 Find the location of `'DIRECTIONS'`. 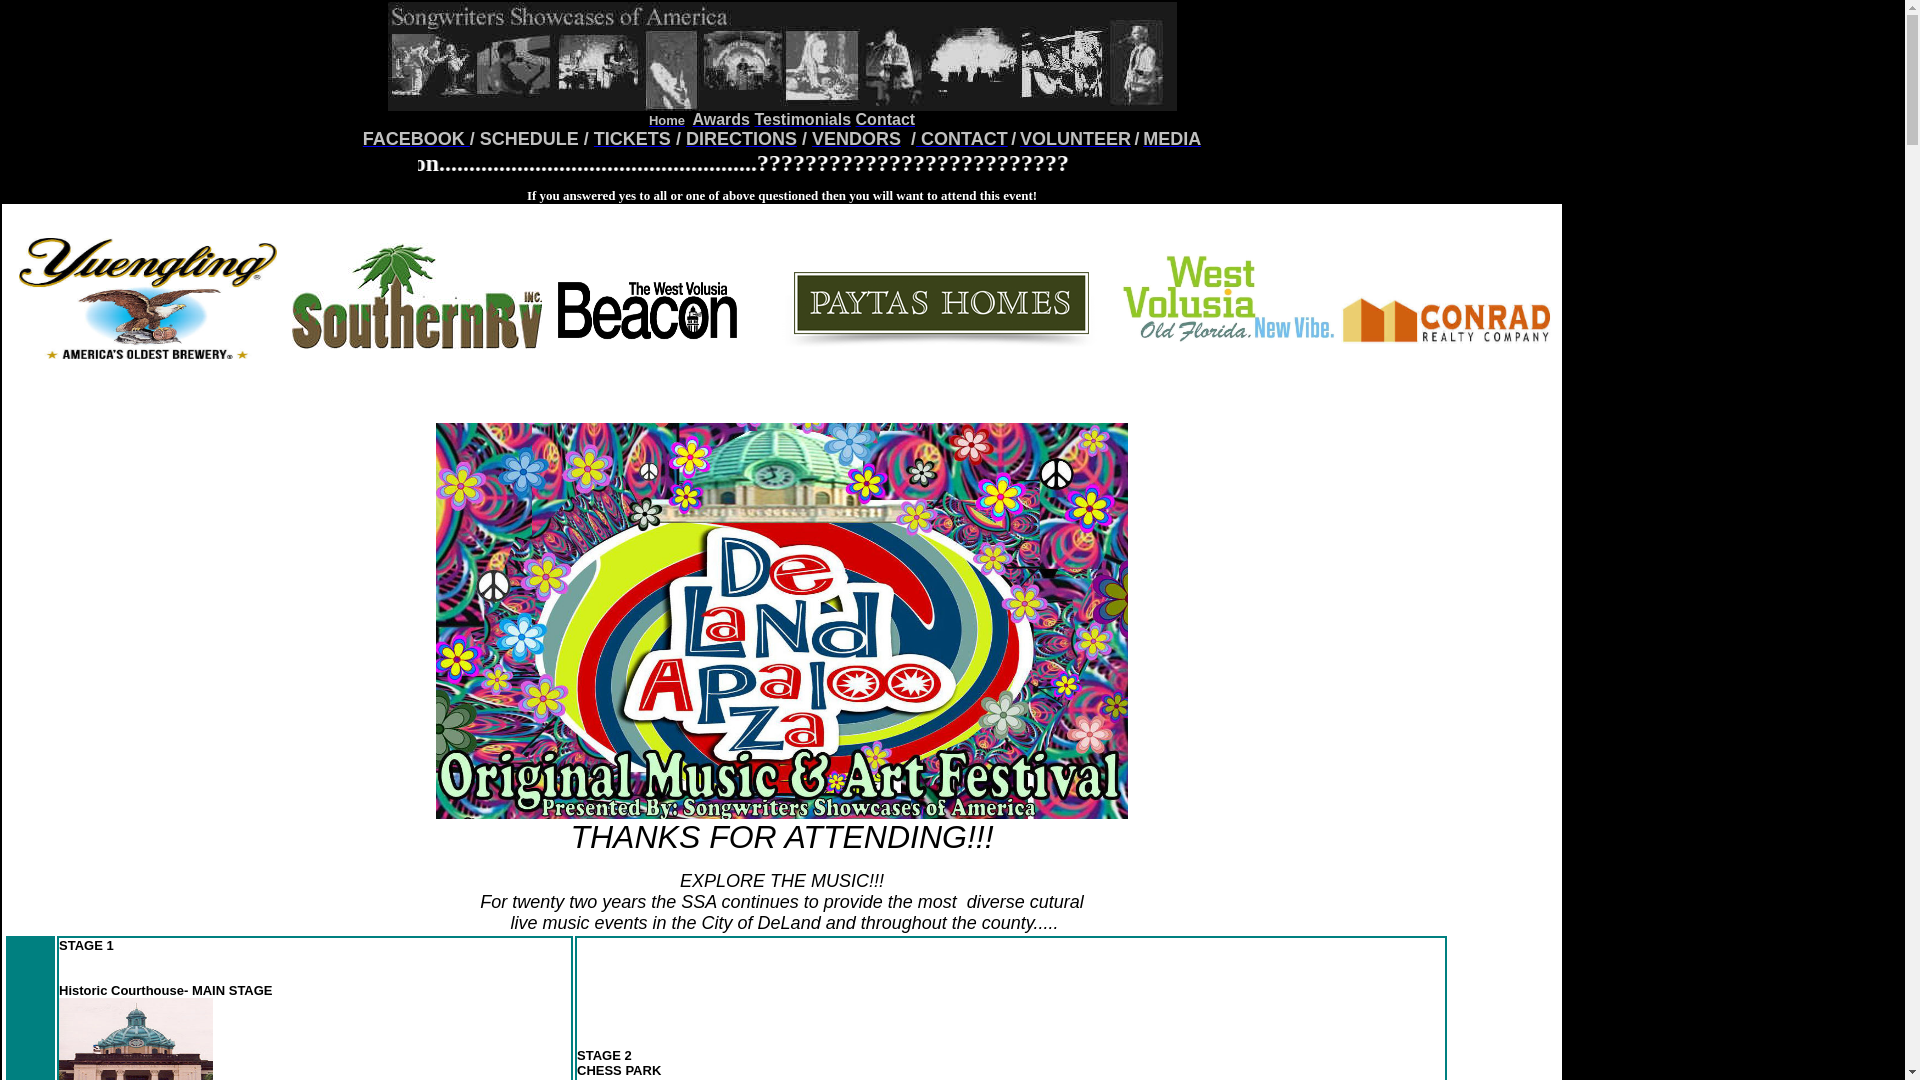

'DIRECTIONS' is located at coordinates (686, 137).